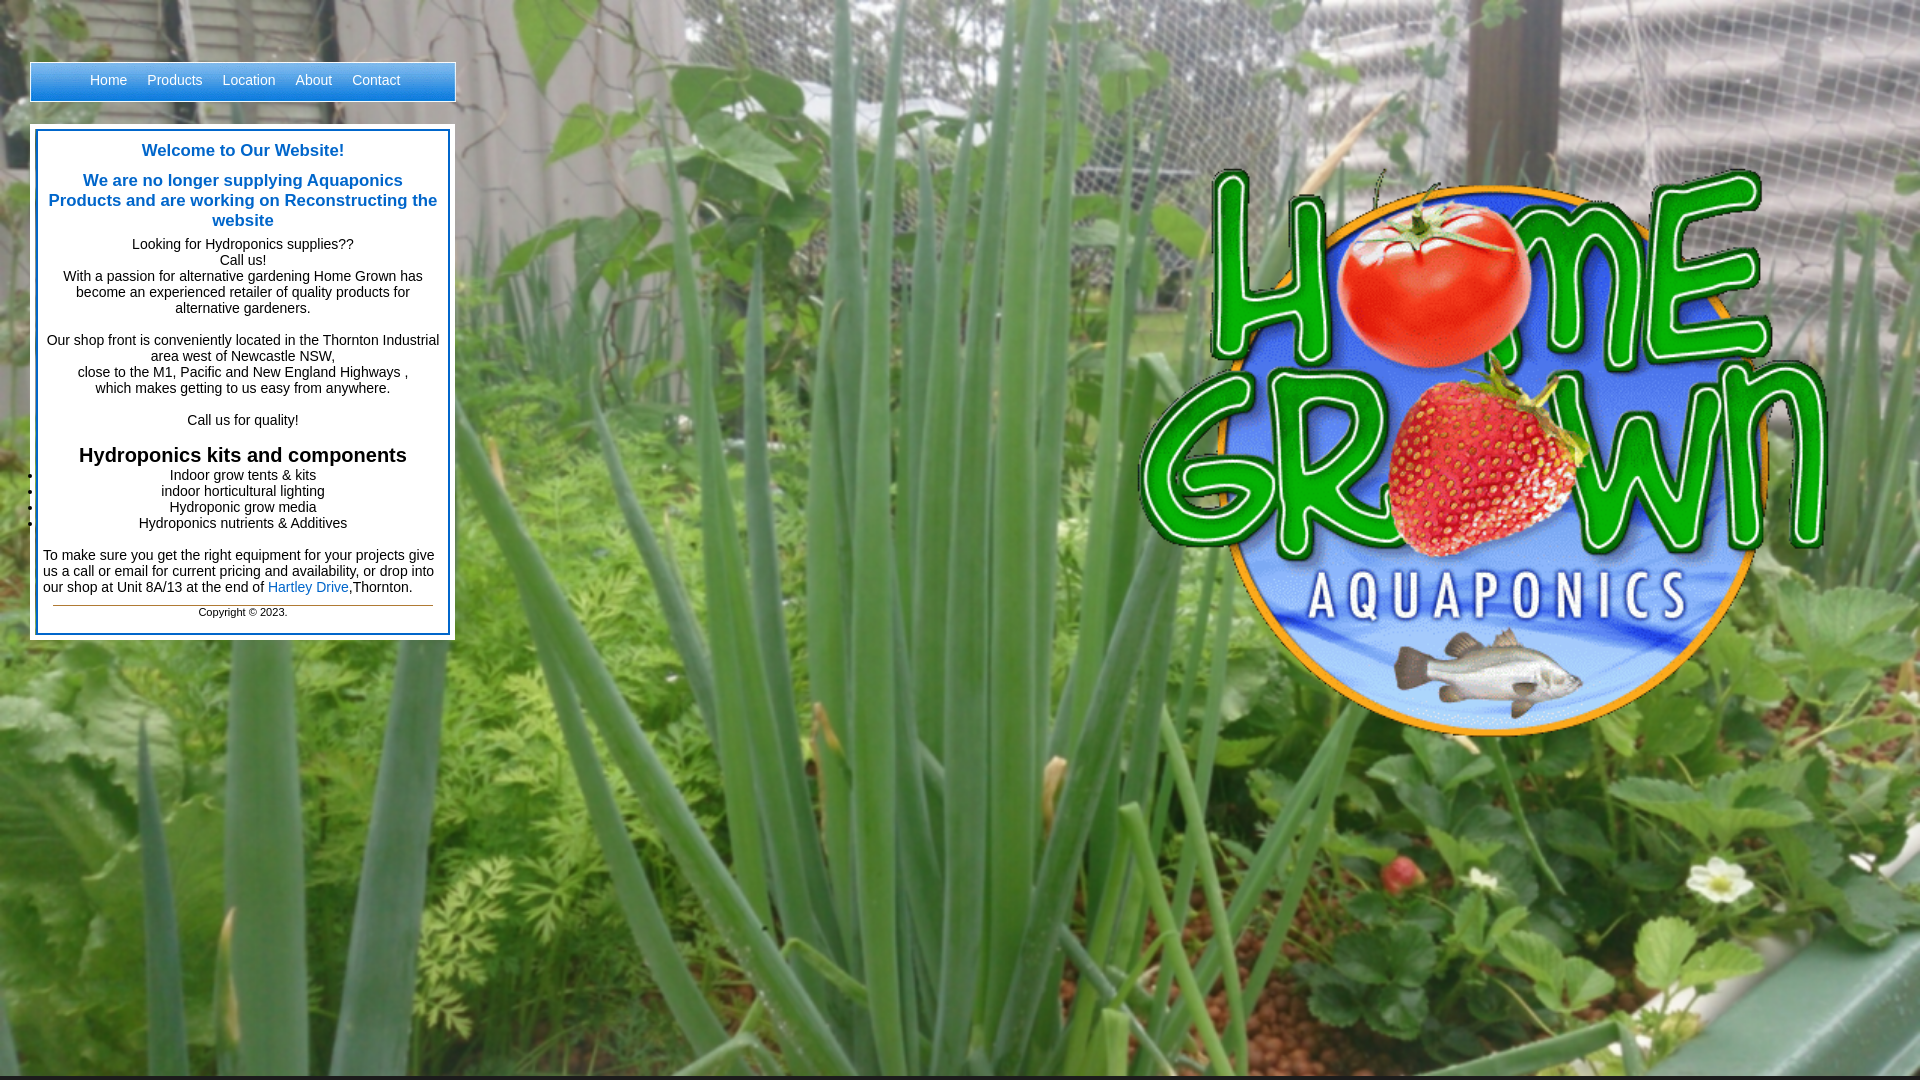  I want to click on 'About', so click(313, 92).